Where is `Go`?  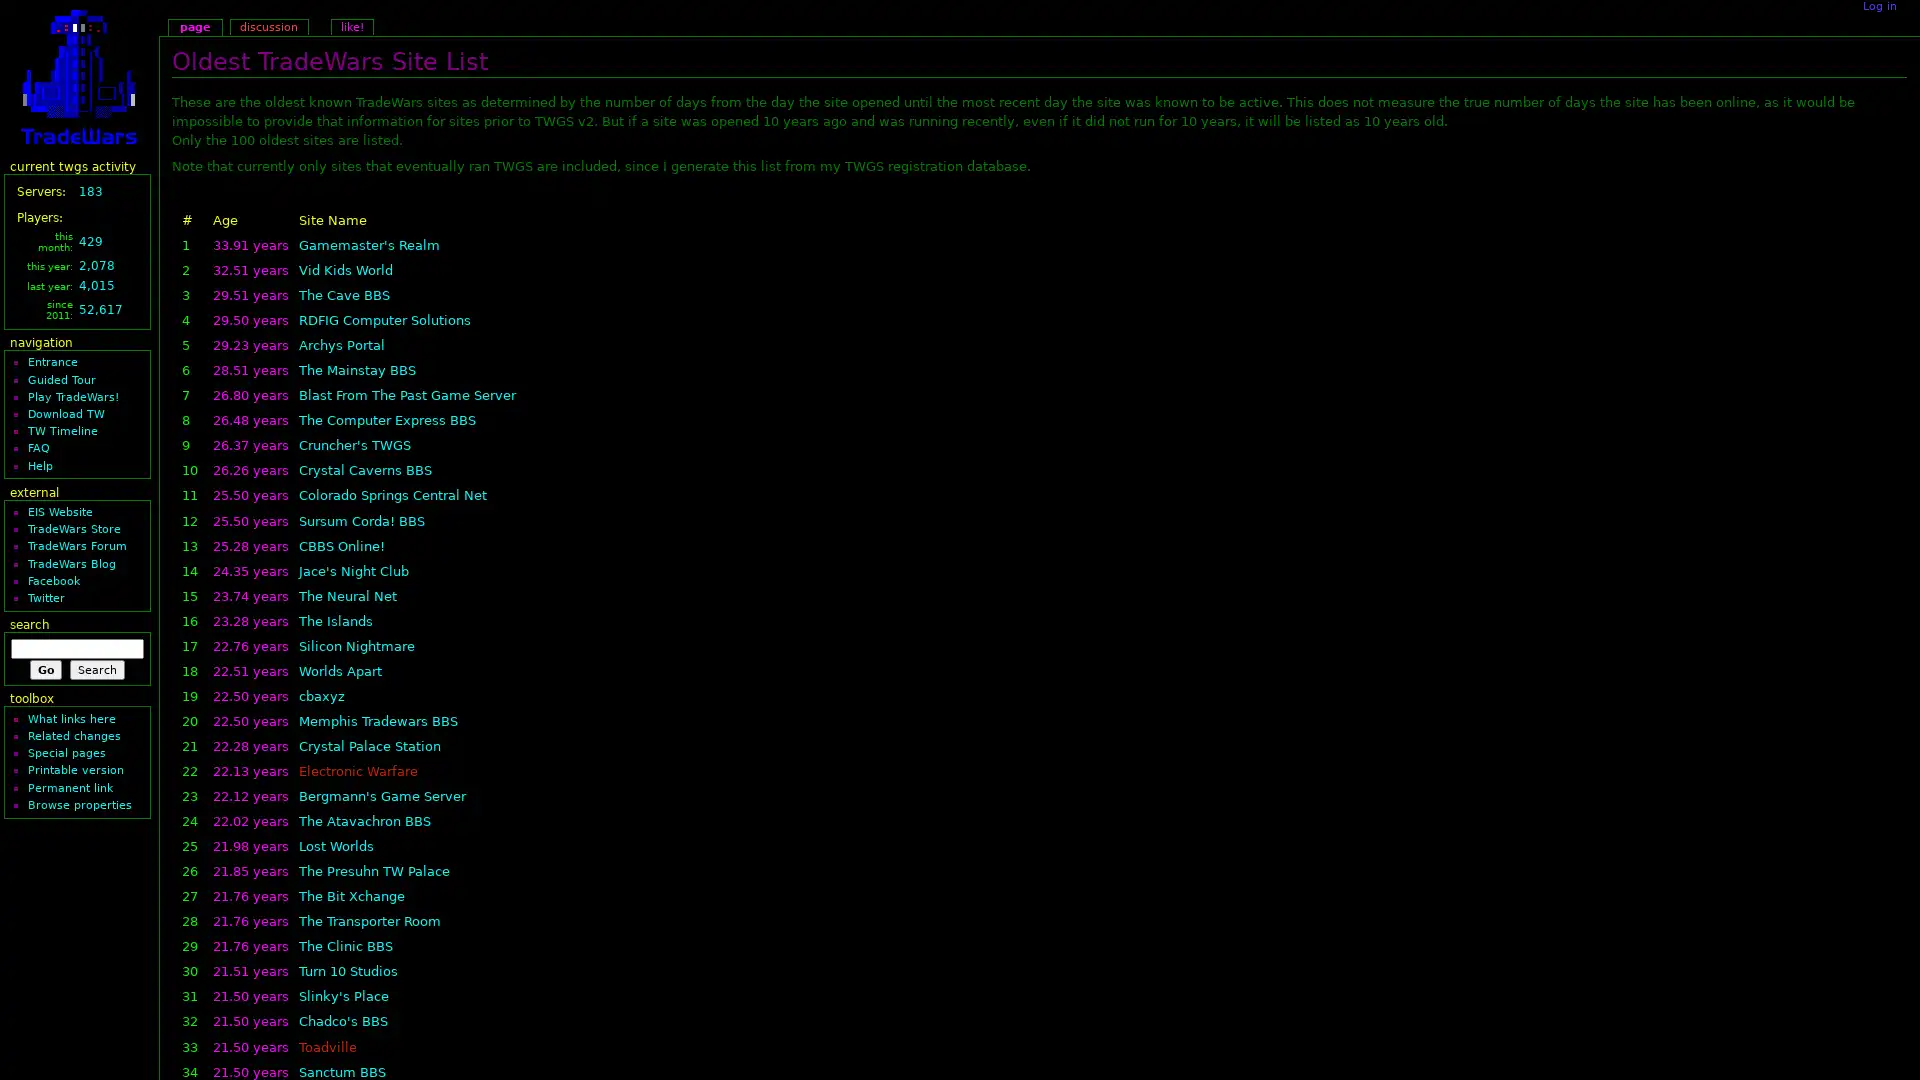
Go is located at coordinates (45, 670).